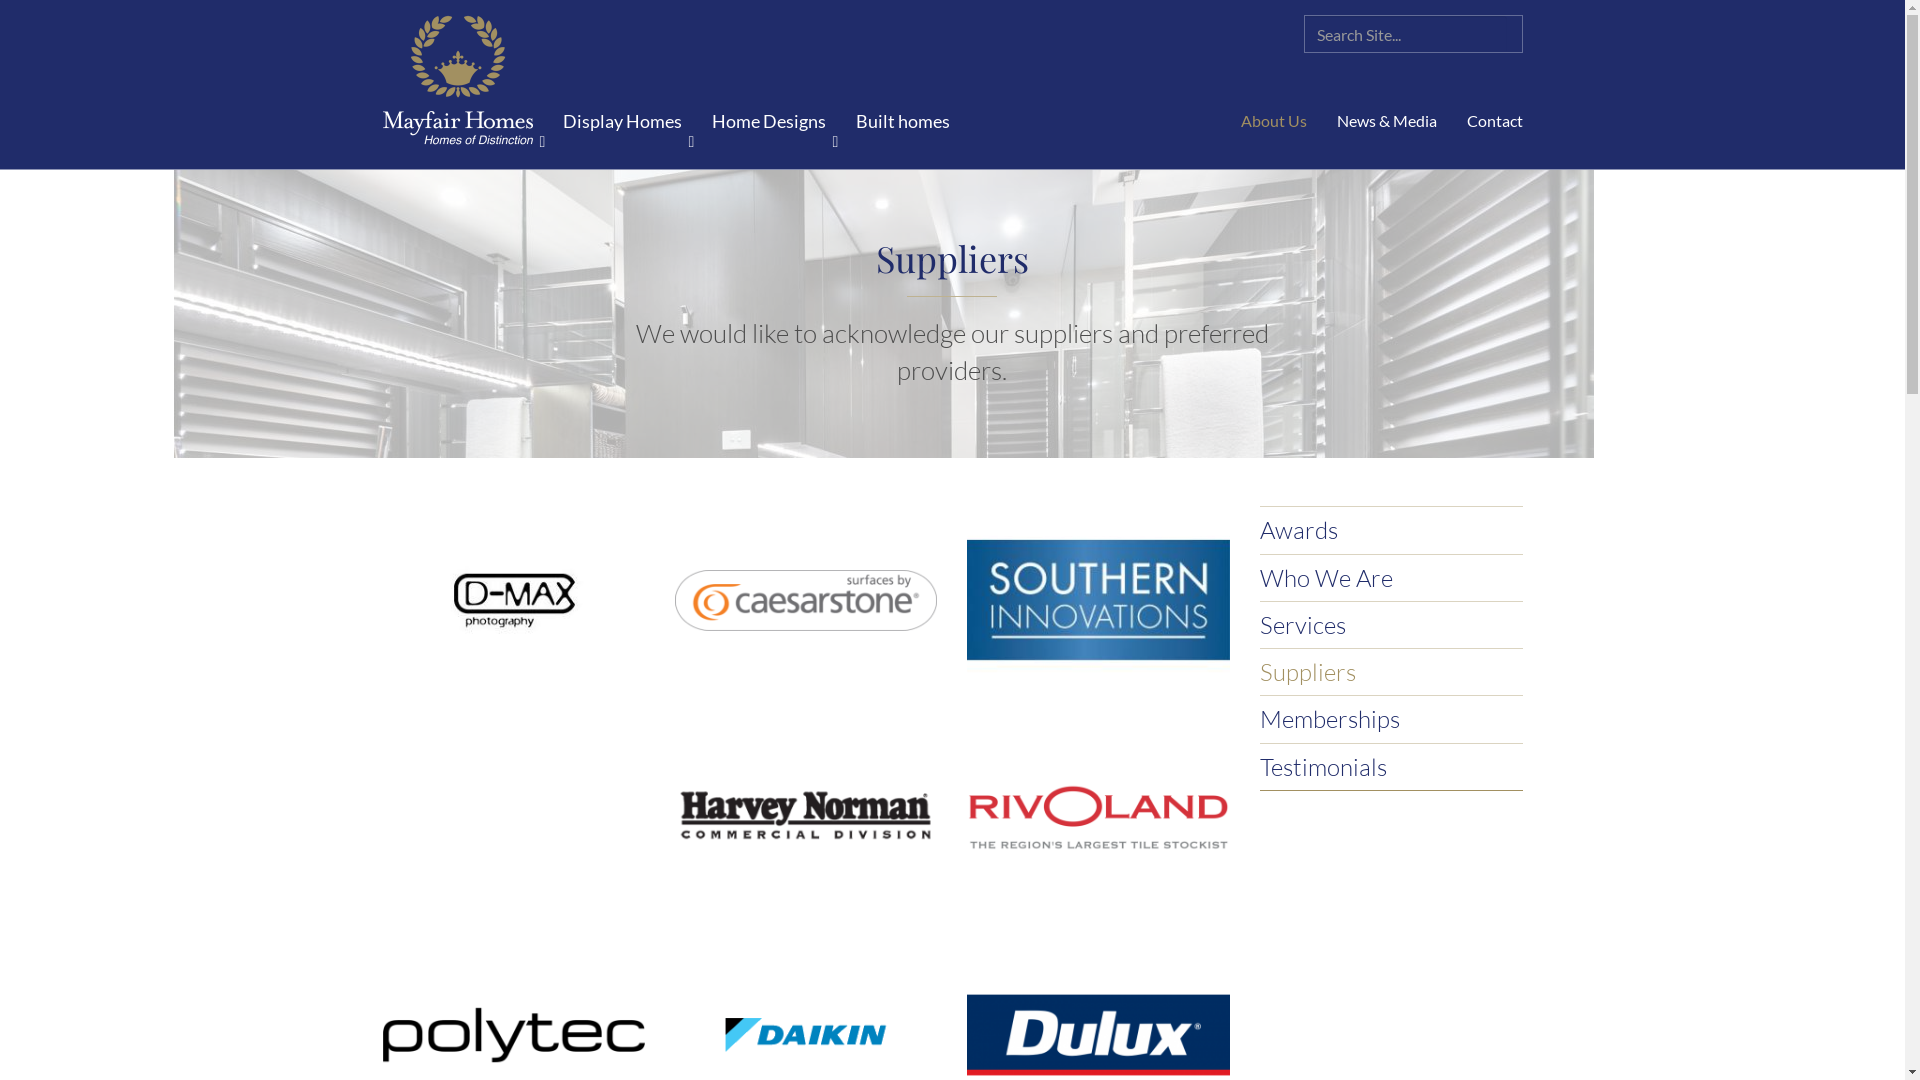  I want to click on 'Home Designs', so click(767, 120).